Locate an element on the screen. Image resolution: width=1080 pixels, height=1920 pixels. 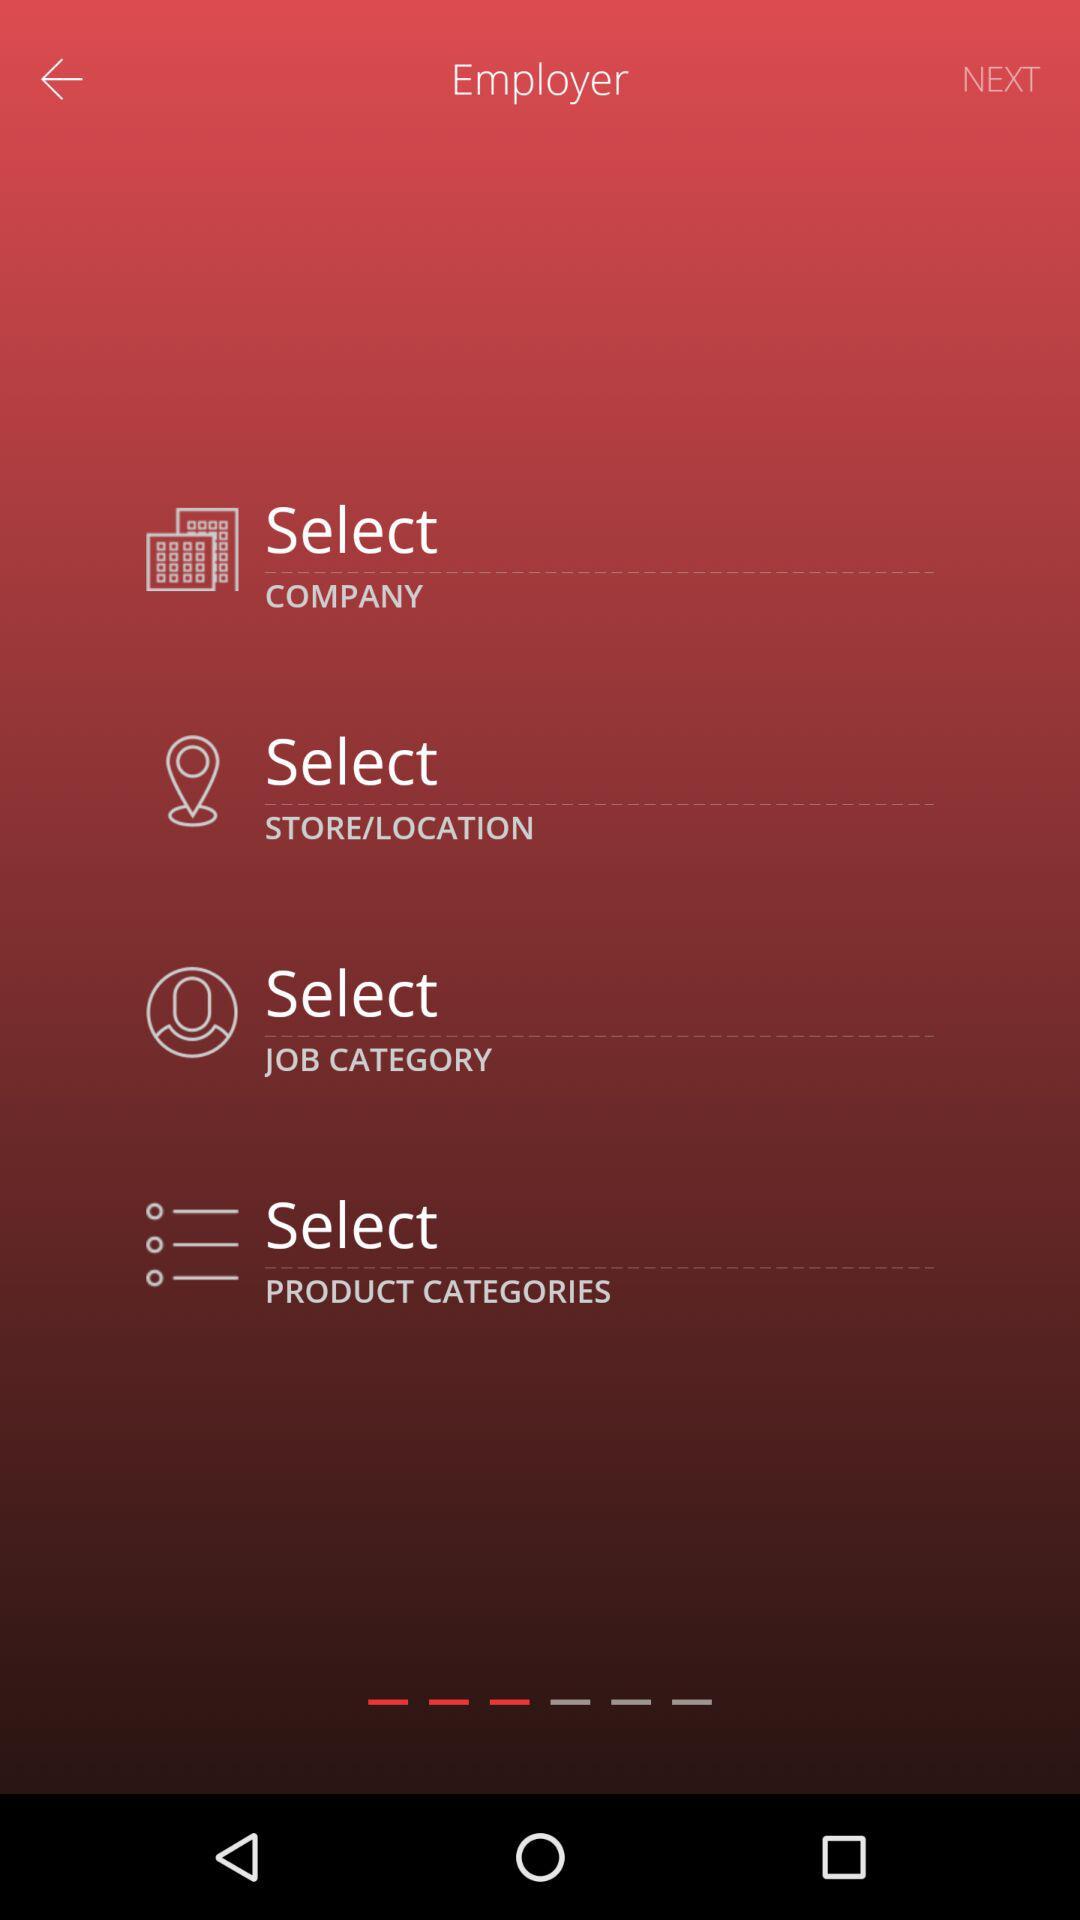
product category is located at coordinates (598, 1222).